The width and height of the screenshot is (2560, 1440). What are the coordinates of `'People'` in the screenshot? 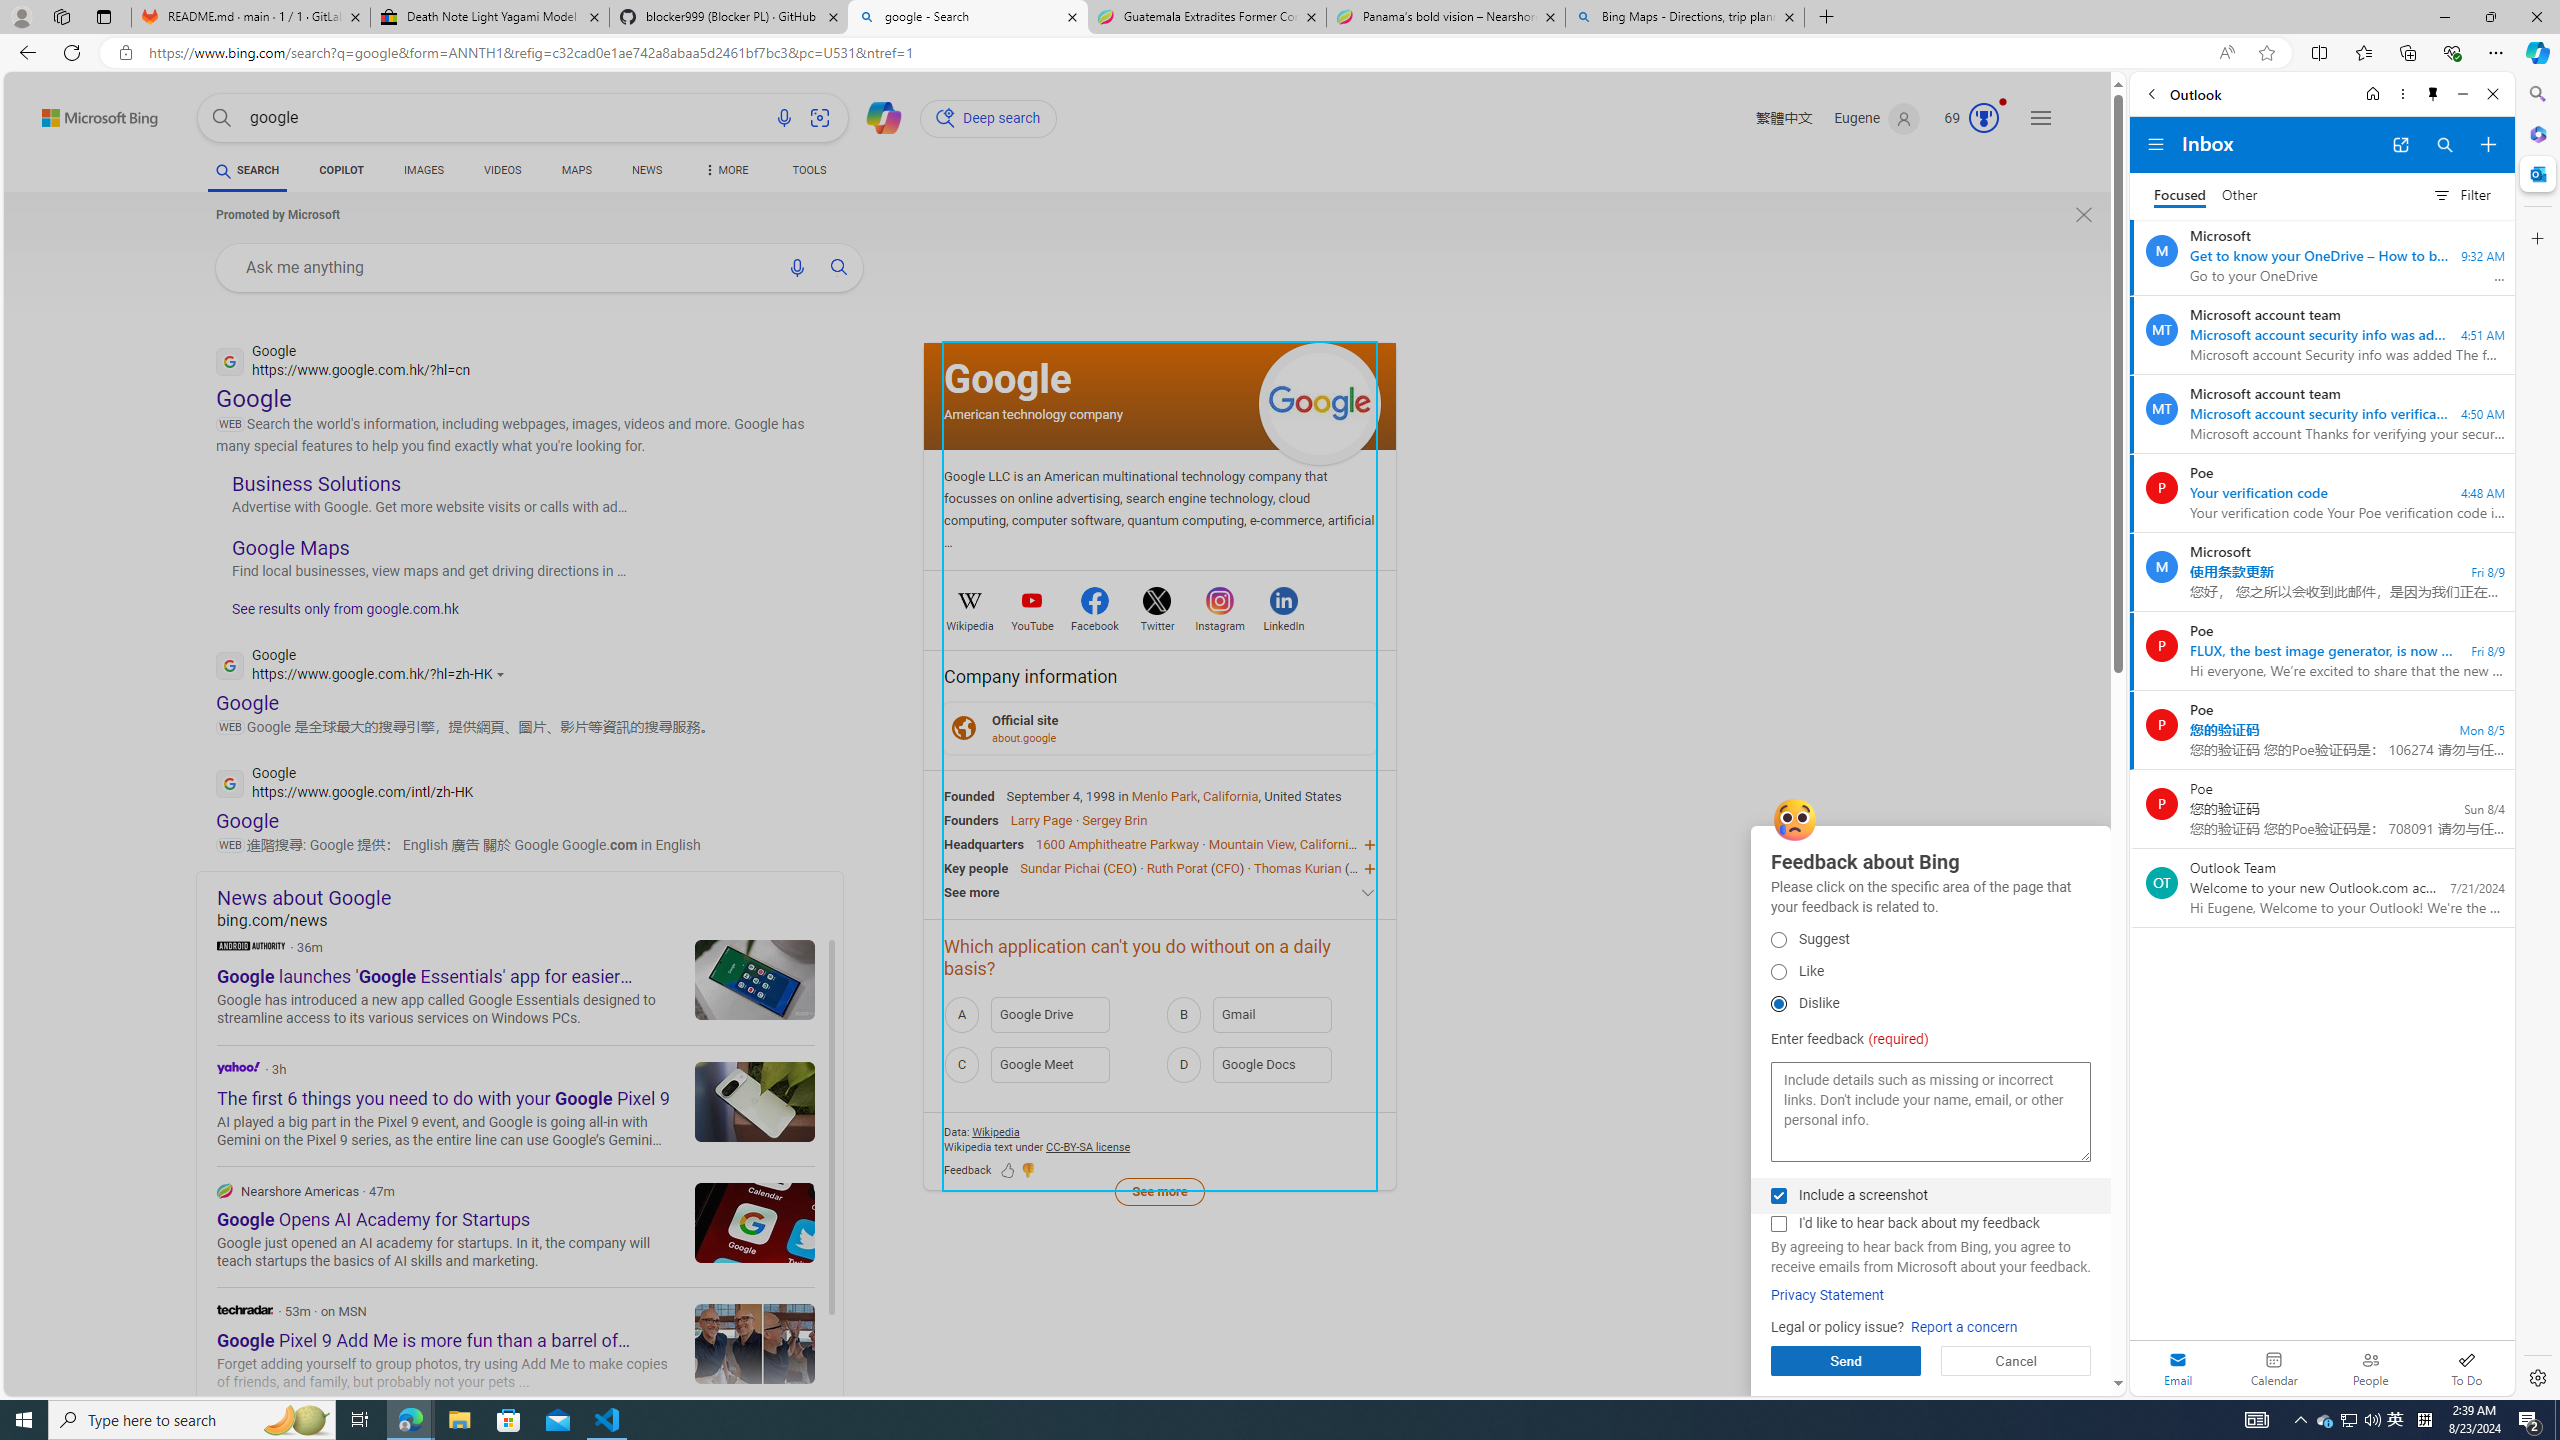 It's located at (2369, 1367).